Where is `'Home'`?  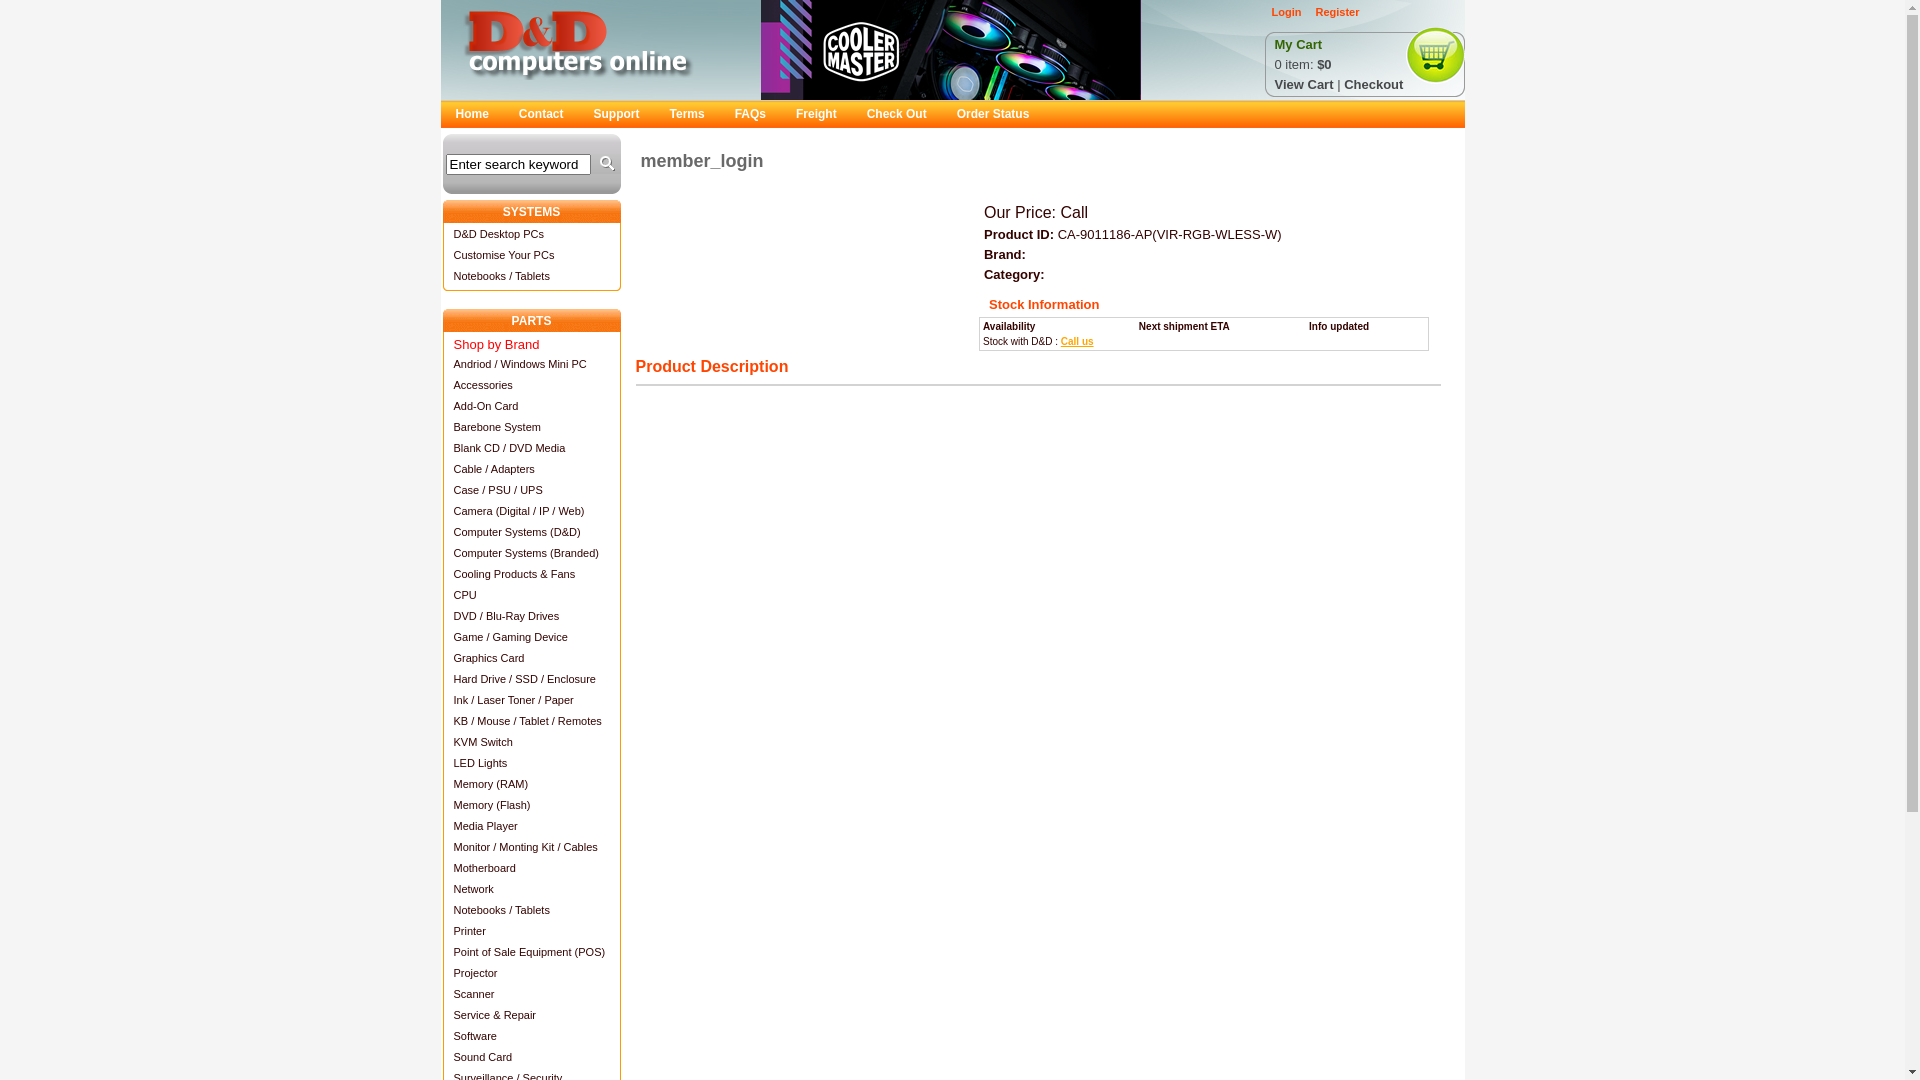
'Home' is located at coordinates (470, 114).